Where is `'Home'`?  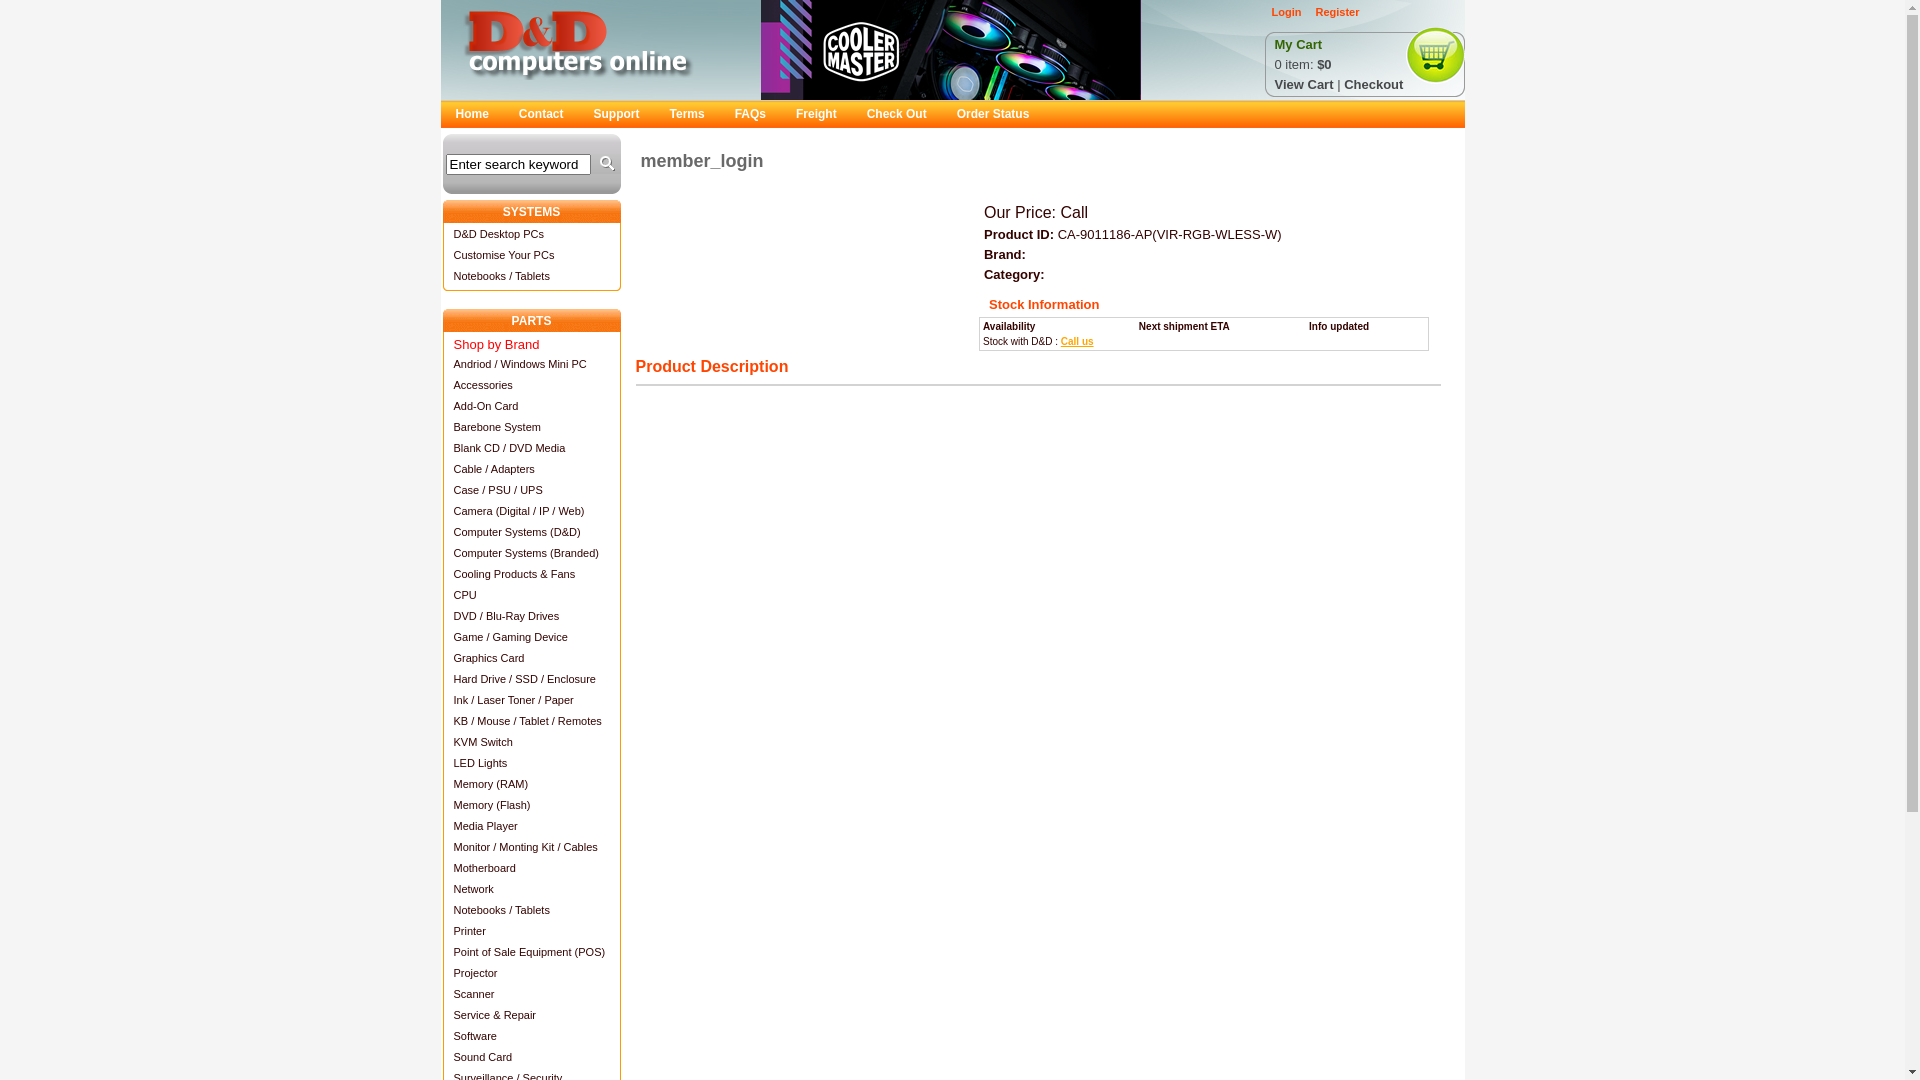
'Home' is located at coordinates (470, 114).